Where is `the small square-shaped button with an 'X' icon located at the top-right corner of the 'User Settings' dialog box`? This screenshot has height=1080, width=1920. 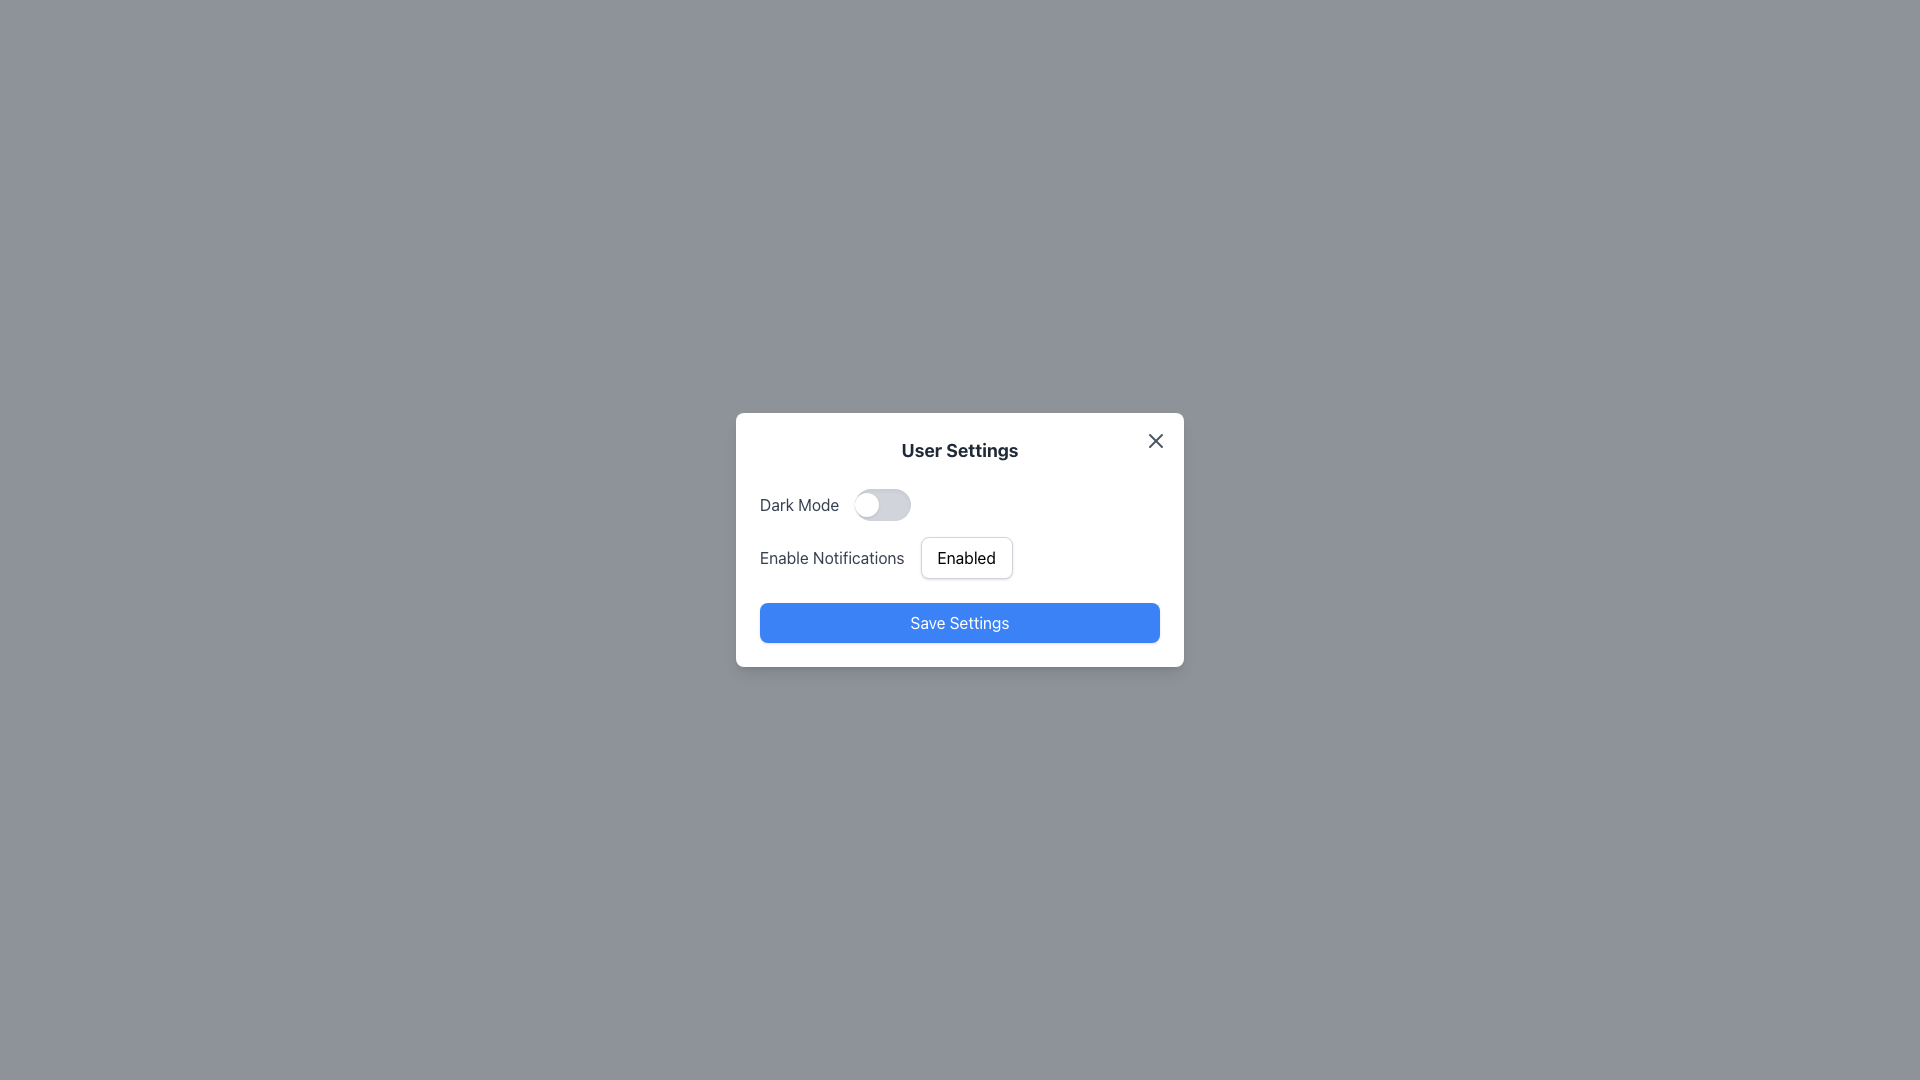
the small square-shaped button with an 'X' icon located at the top-right corner of the 'User Settings' dialog box is located at coordinates (1156, 439).